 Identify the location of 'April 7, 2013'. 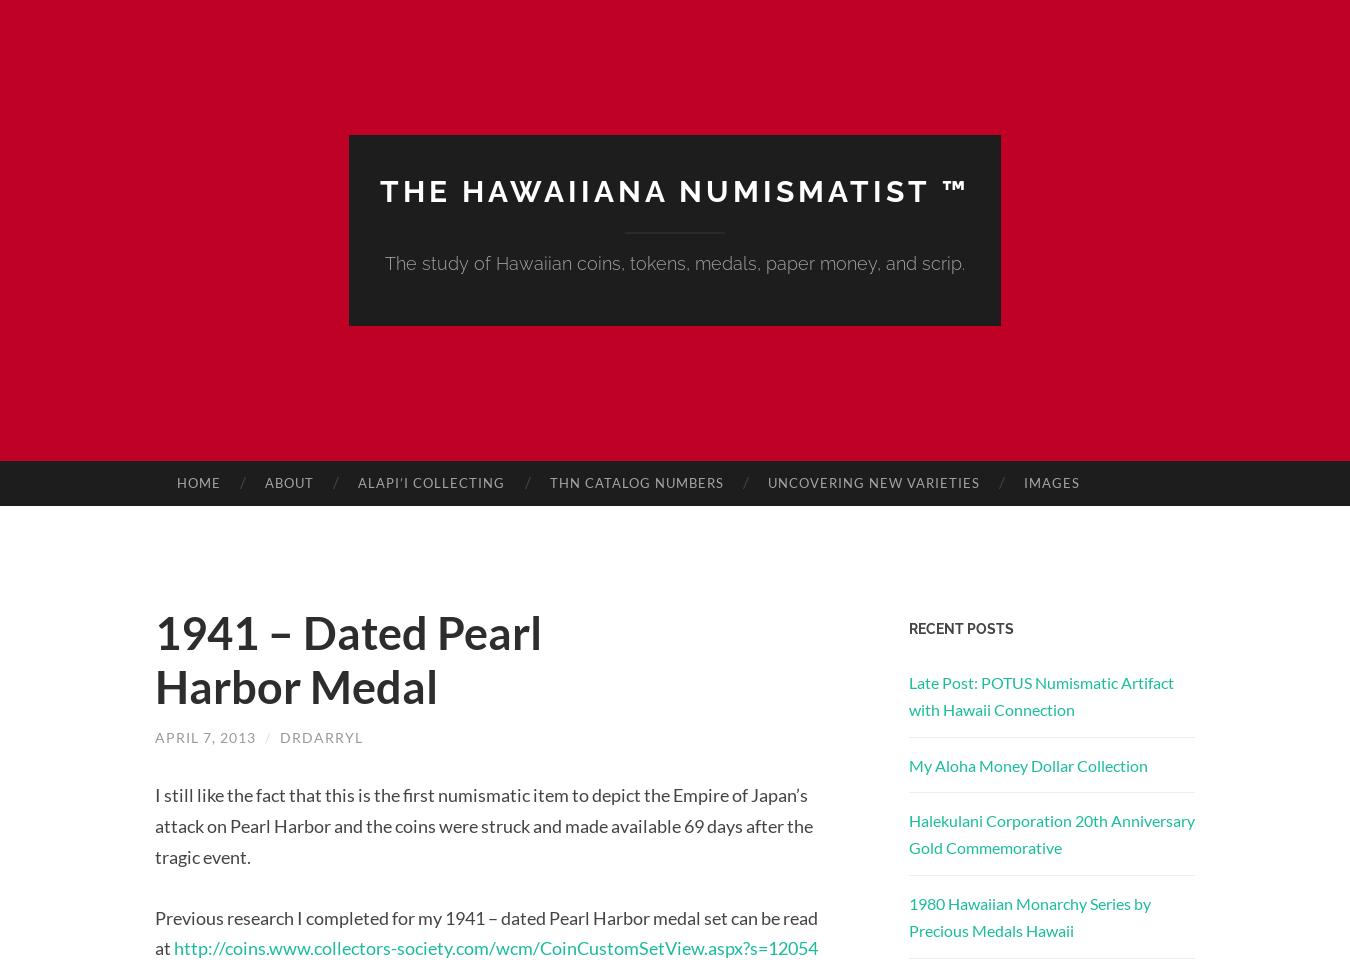
(205, 736).